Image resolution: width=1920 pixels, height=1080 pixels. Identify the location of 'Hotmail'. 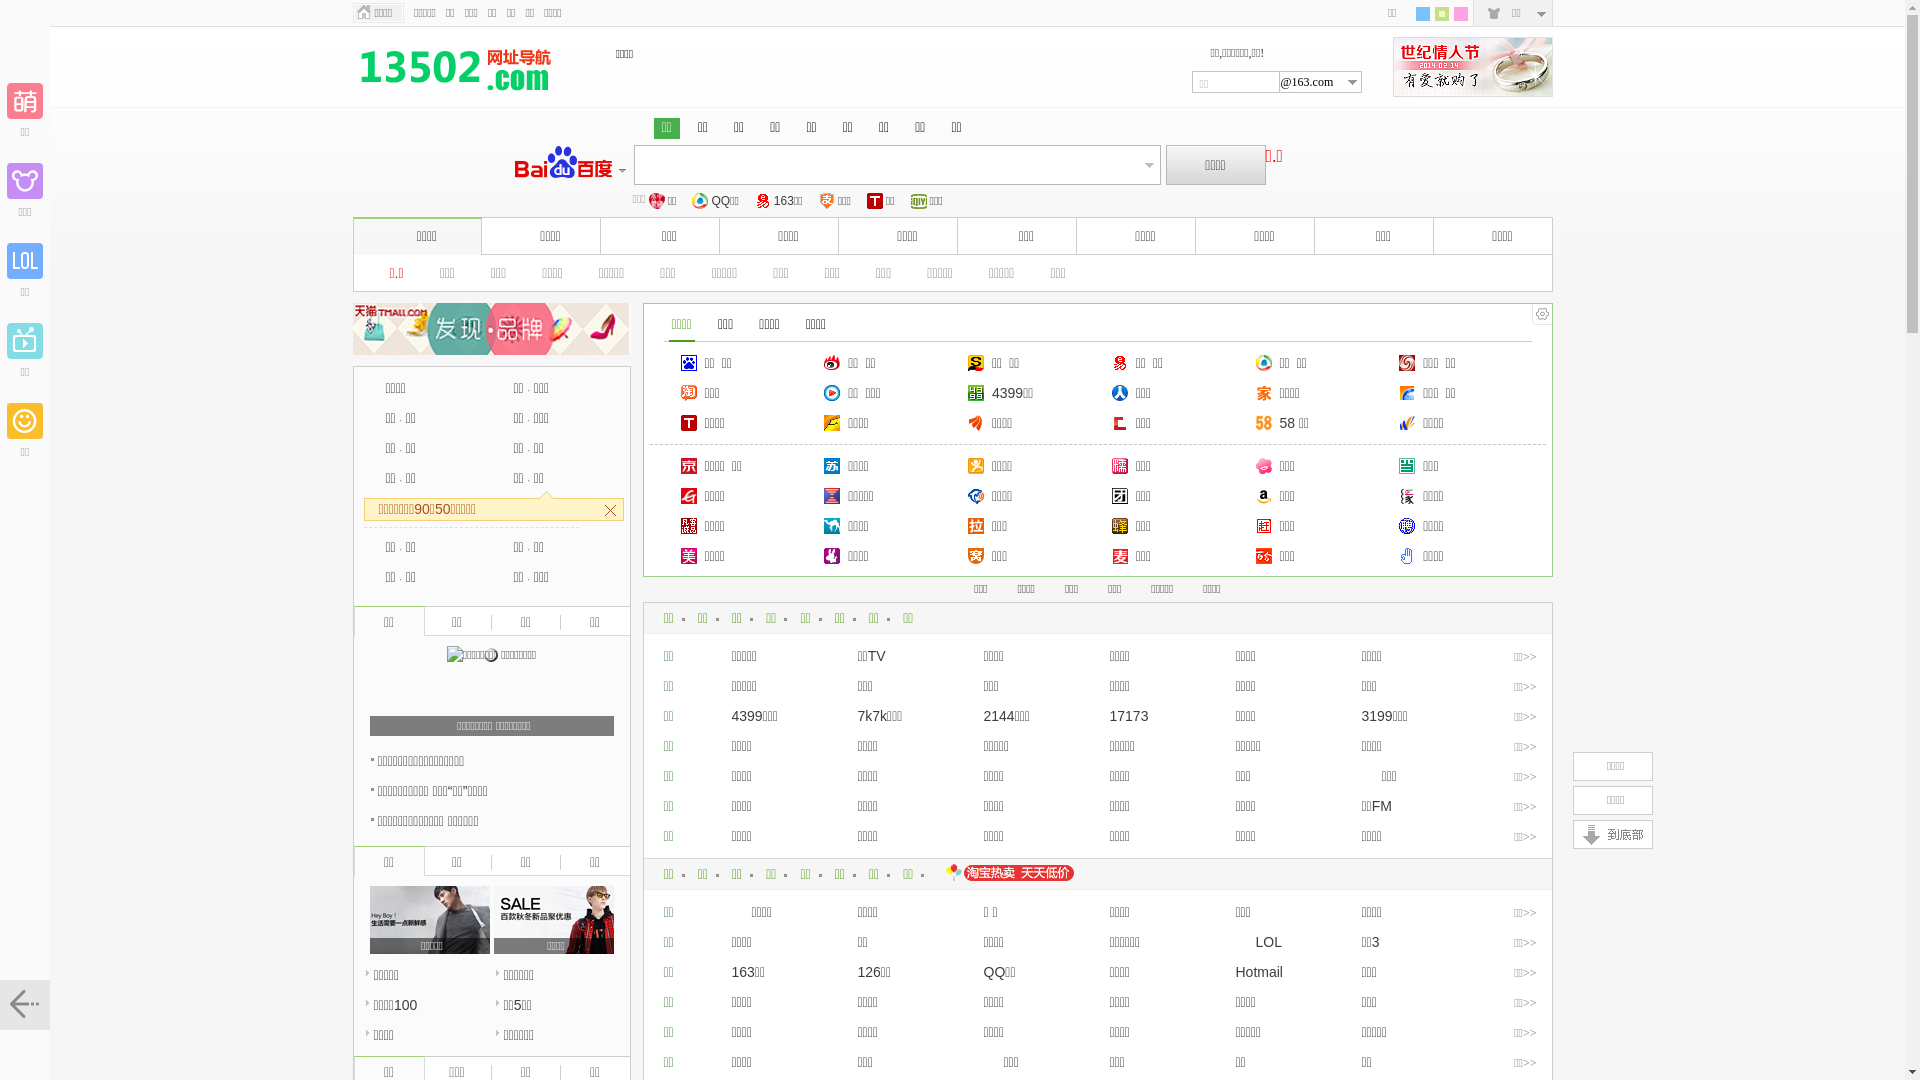
(1258, 971).